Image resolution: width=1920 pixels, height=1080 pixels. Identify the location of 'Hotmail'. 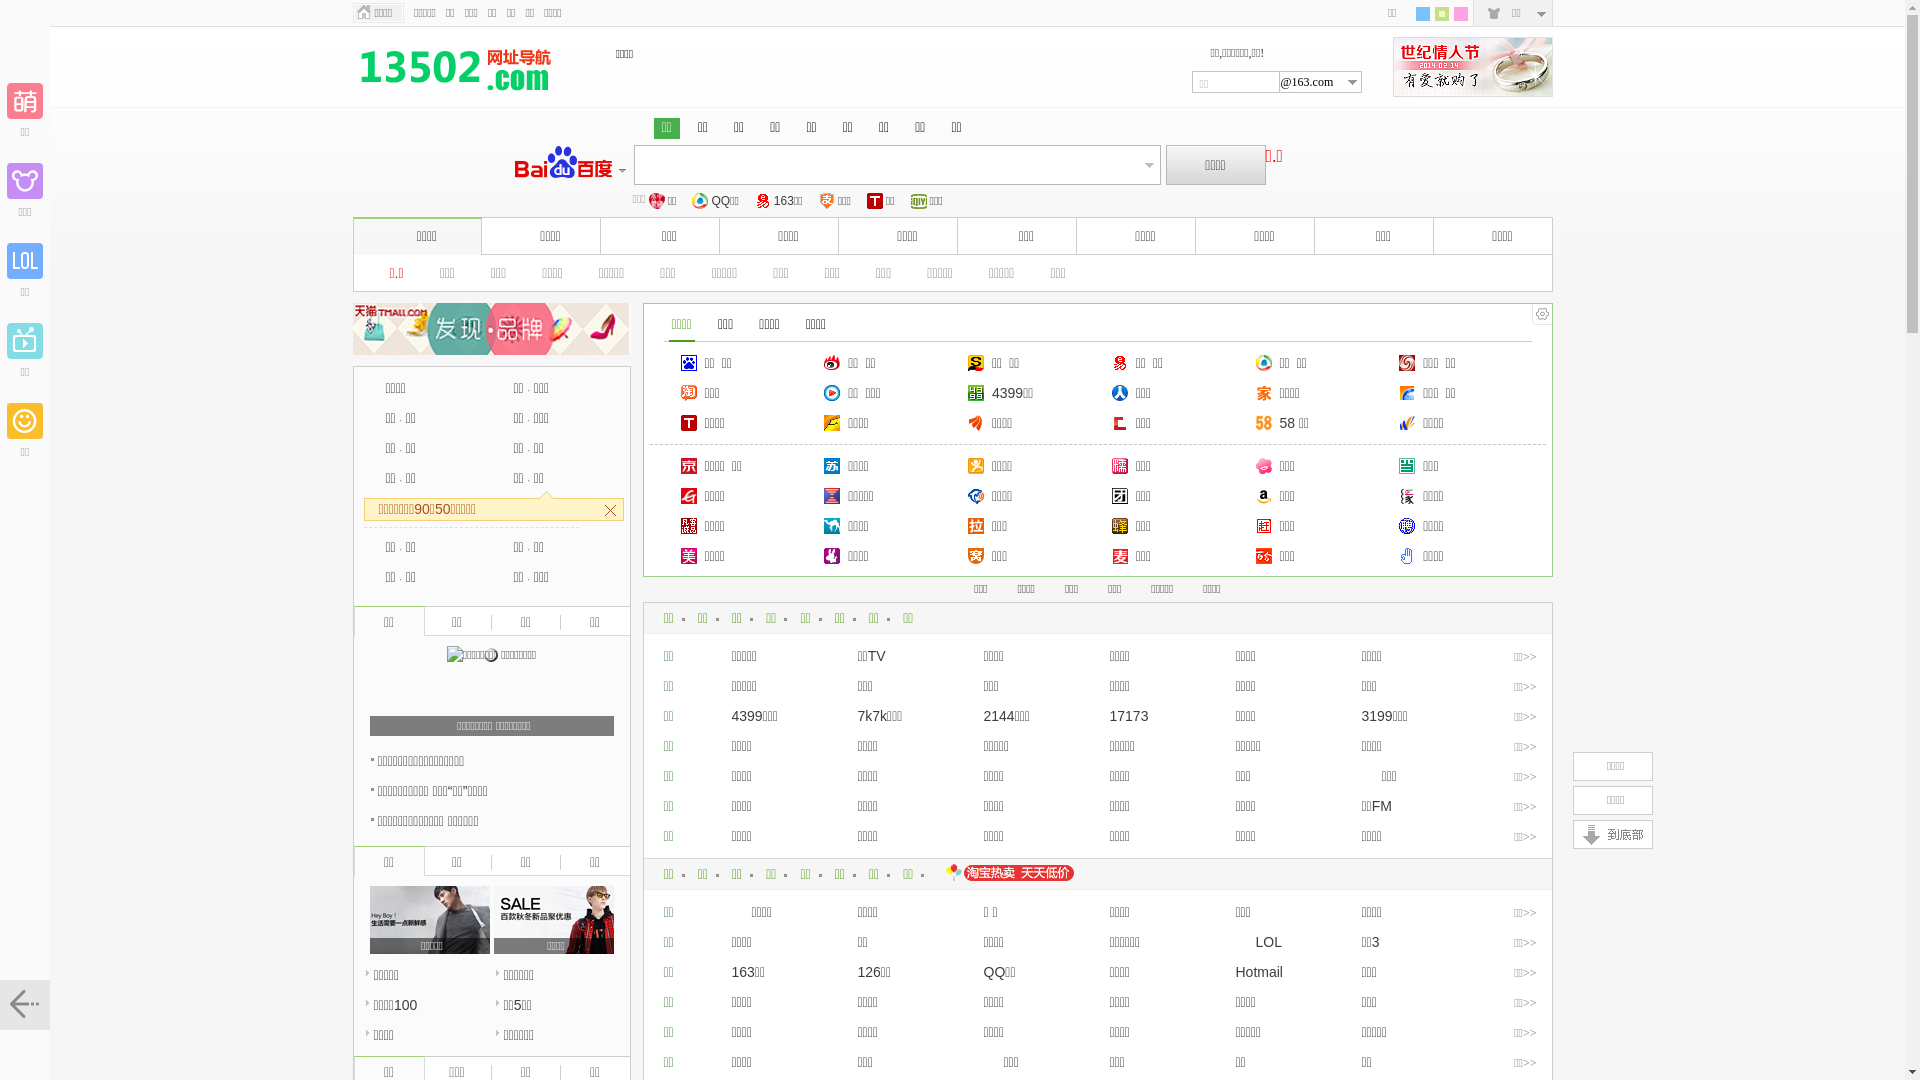
(1258, 971).